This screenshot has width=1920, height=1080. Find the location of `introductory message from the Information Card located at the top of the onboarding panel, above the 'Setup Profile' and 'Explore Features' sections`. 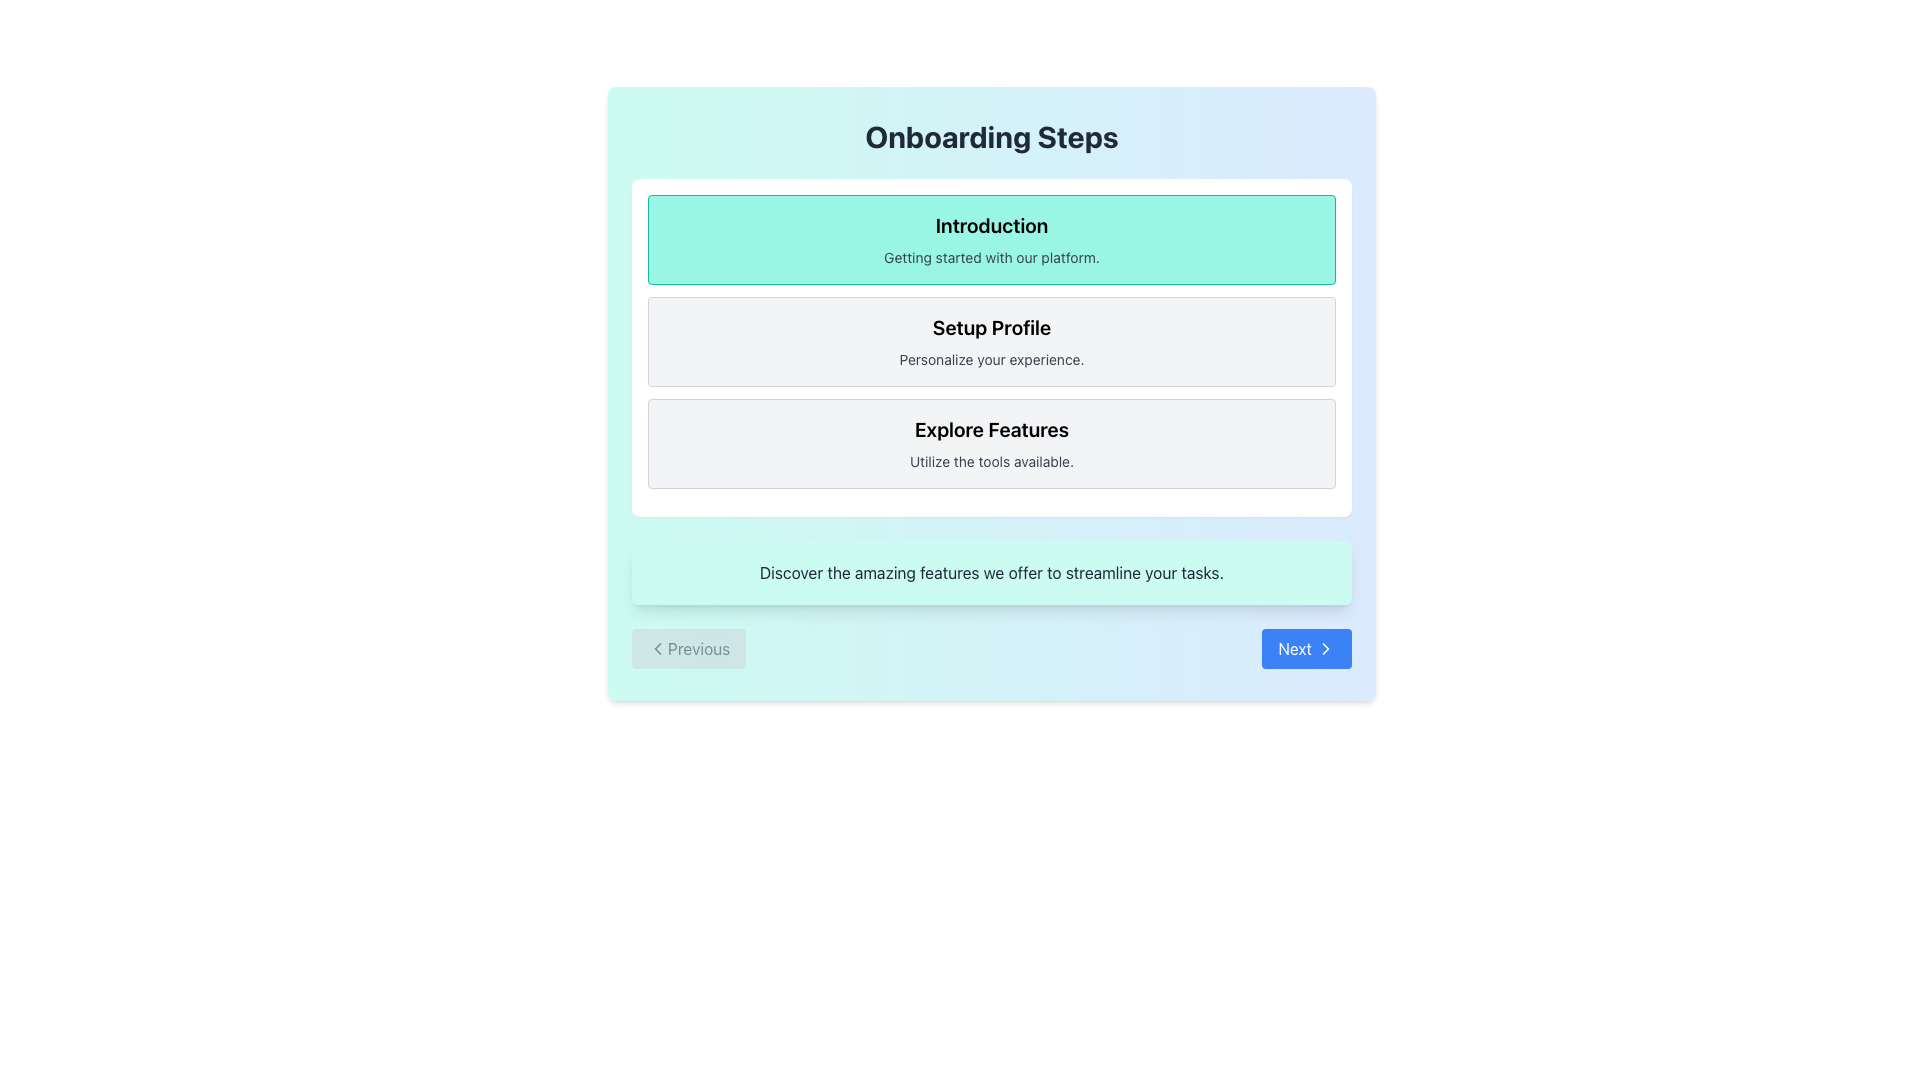

introductory message from the Information Card located at the top of the onboarding panel, above the 'Setup Profile' and 'Explore Features' sections is located at coordinates (992, 238).